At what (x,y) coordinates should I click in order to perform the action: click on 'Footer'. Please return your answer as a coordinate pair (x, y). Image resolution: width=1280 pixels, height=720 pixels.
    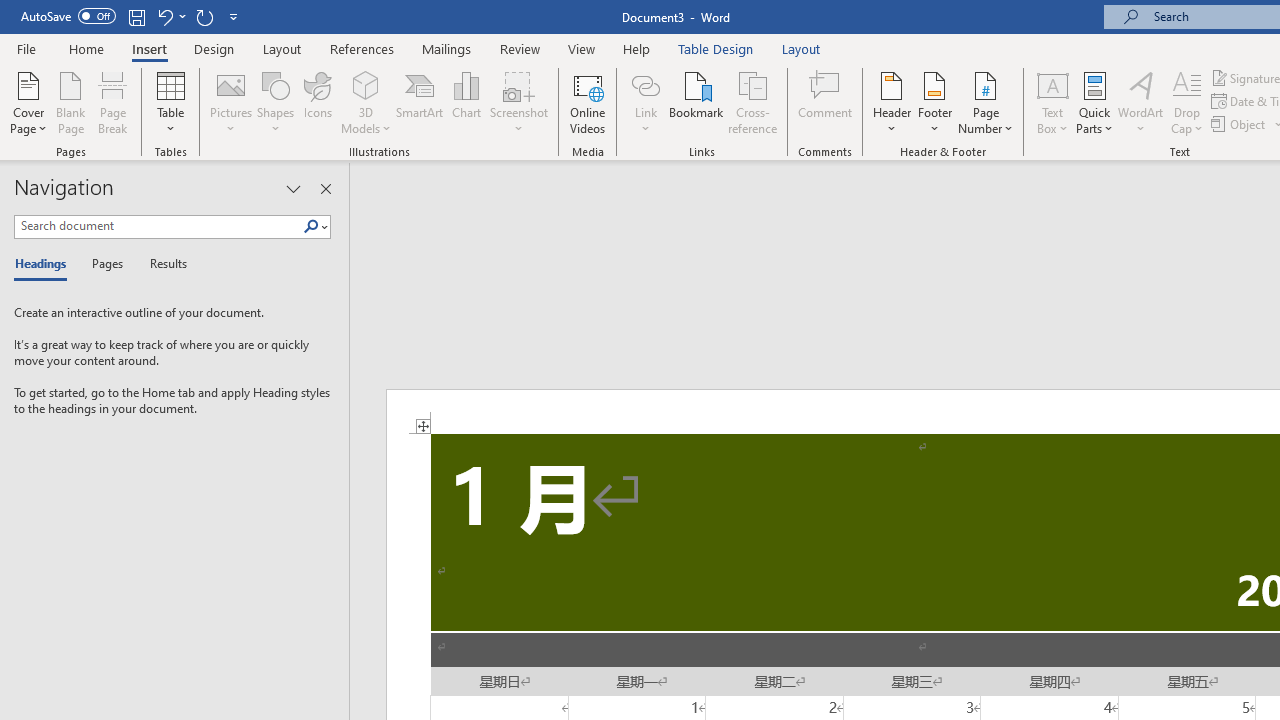
    Looking at the image, I should click on (934, 103).